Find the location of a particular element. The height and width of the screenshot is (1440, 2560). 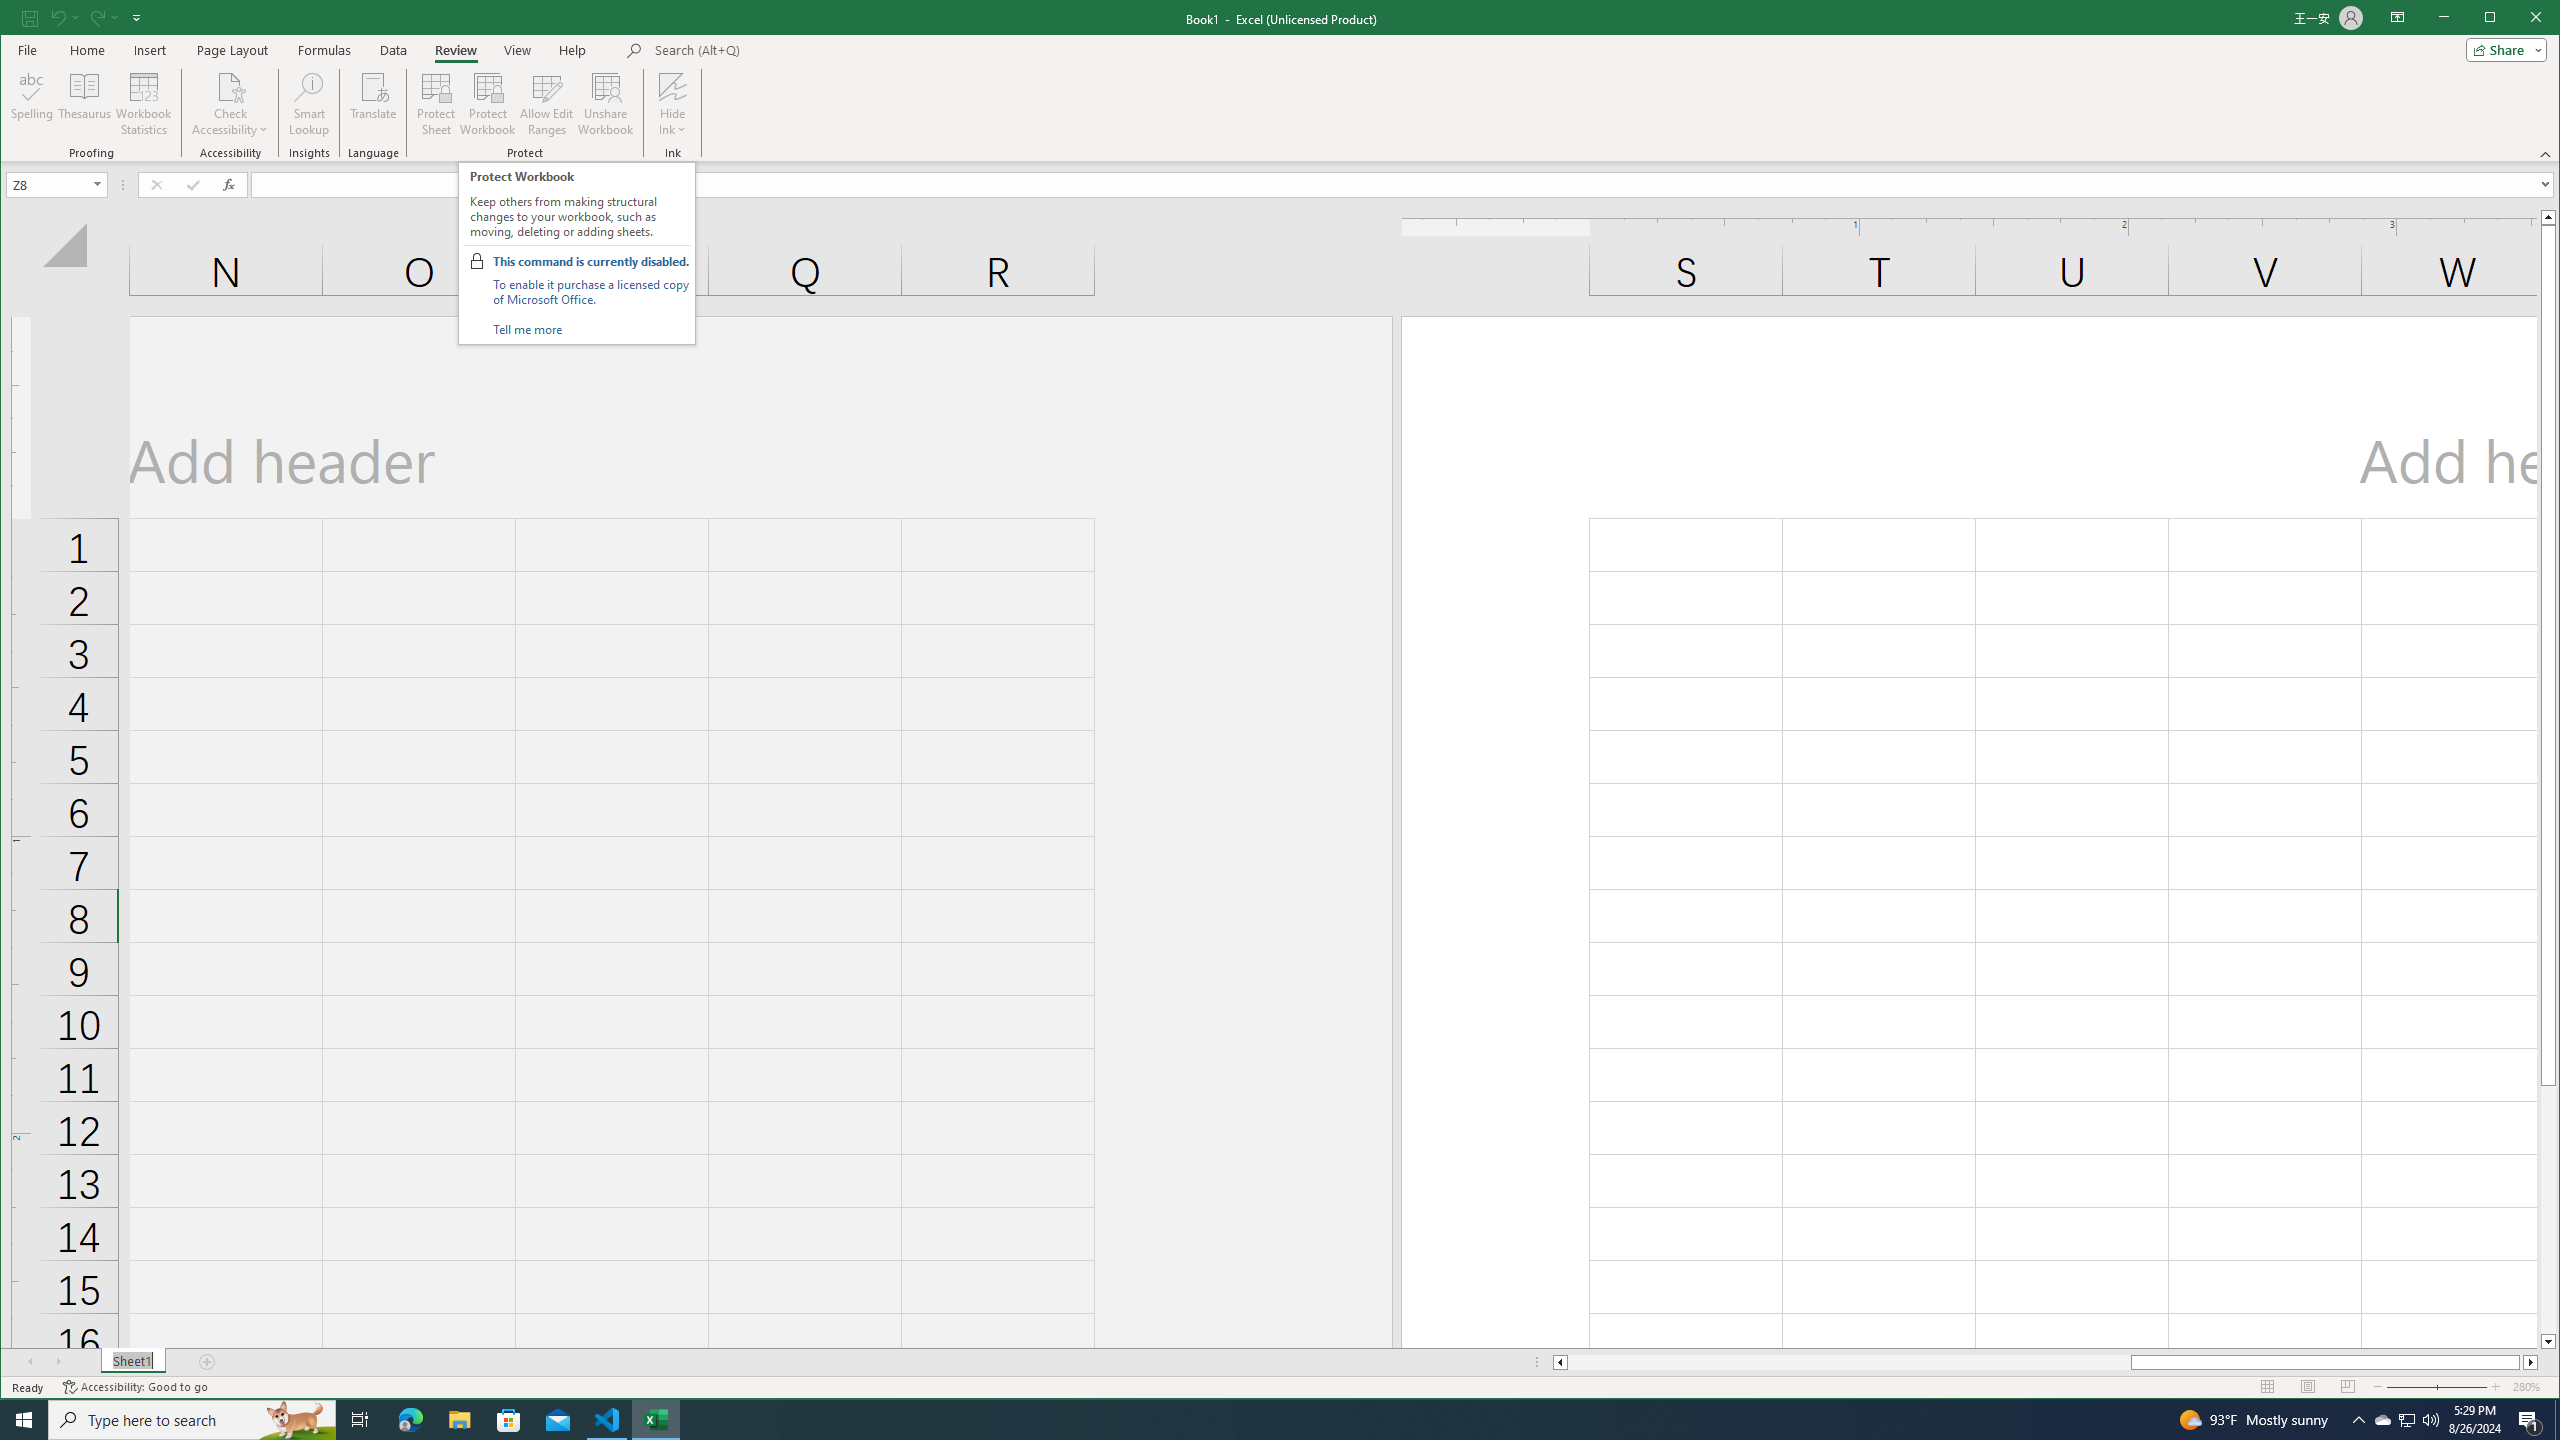

'Quick Access Toolbar' is located at coordinates (82, 18).